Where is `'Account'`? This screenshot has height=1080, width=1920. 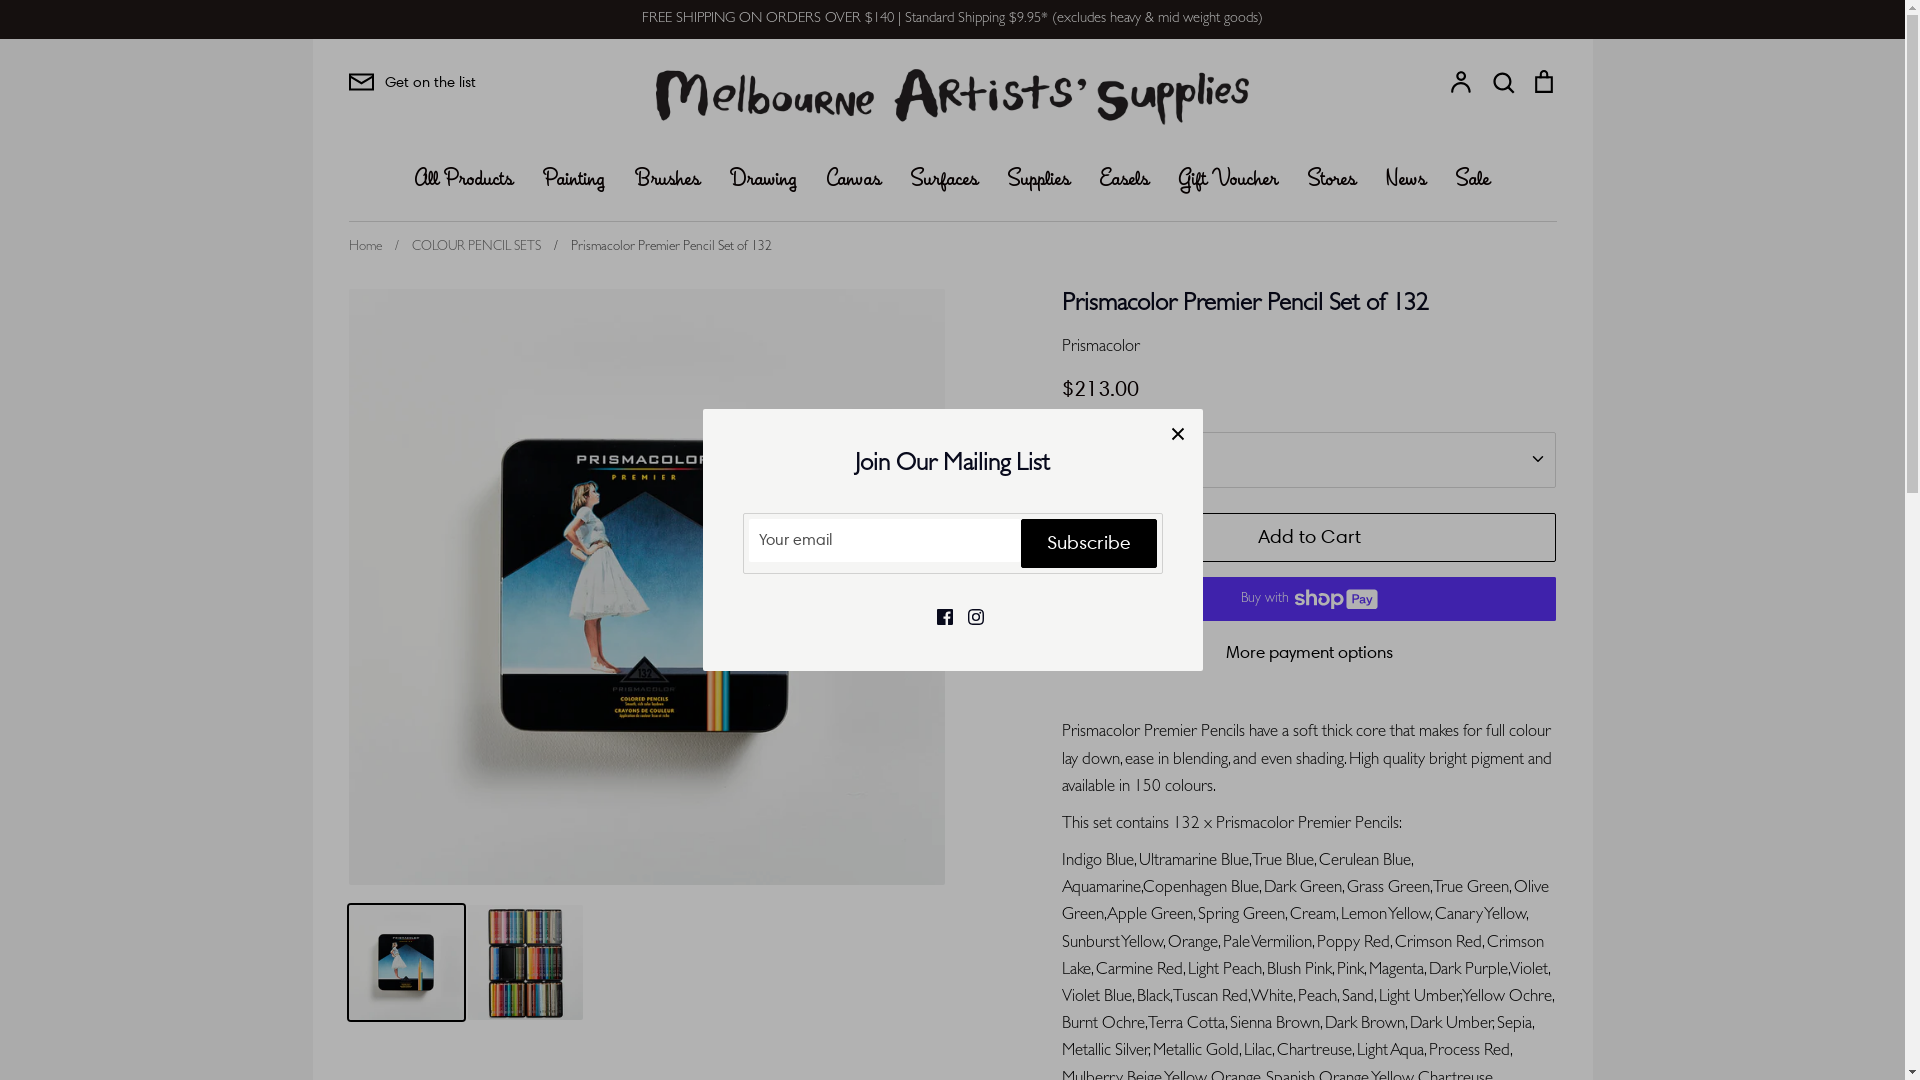 'Account' is located at coordinates (1460, 81).